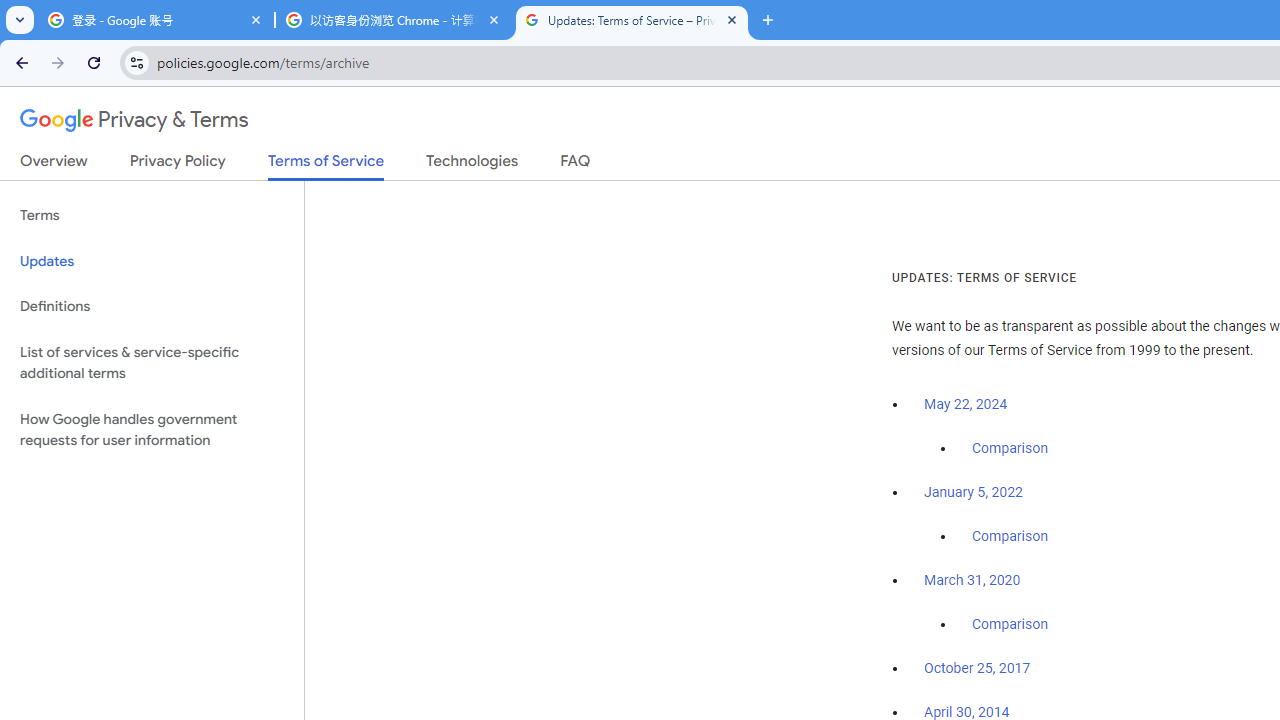 The width and height of the screenshot is (1280, 720). What do you see at coordinates (151, 428) in the screenshot?
I see `'How Google handles government requests for user information'` at bounding box center [151, 428].